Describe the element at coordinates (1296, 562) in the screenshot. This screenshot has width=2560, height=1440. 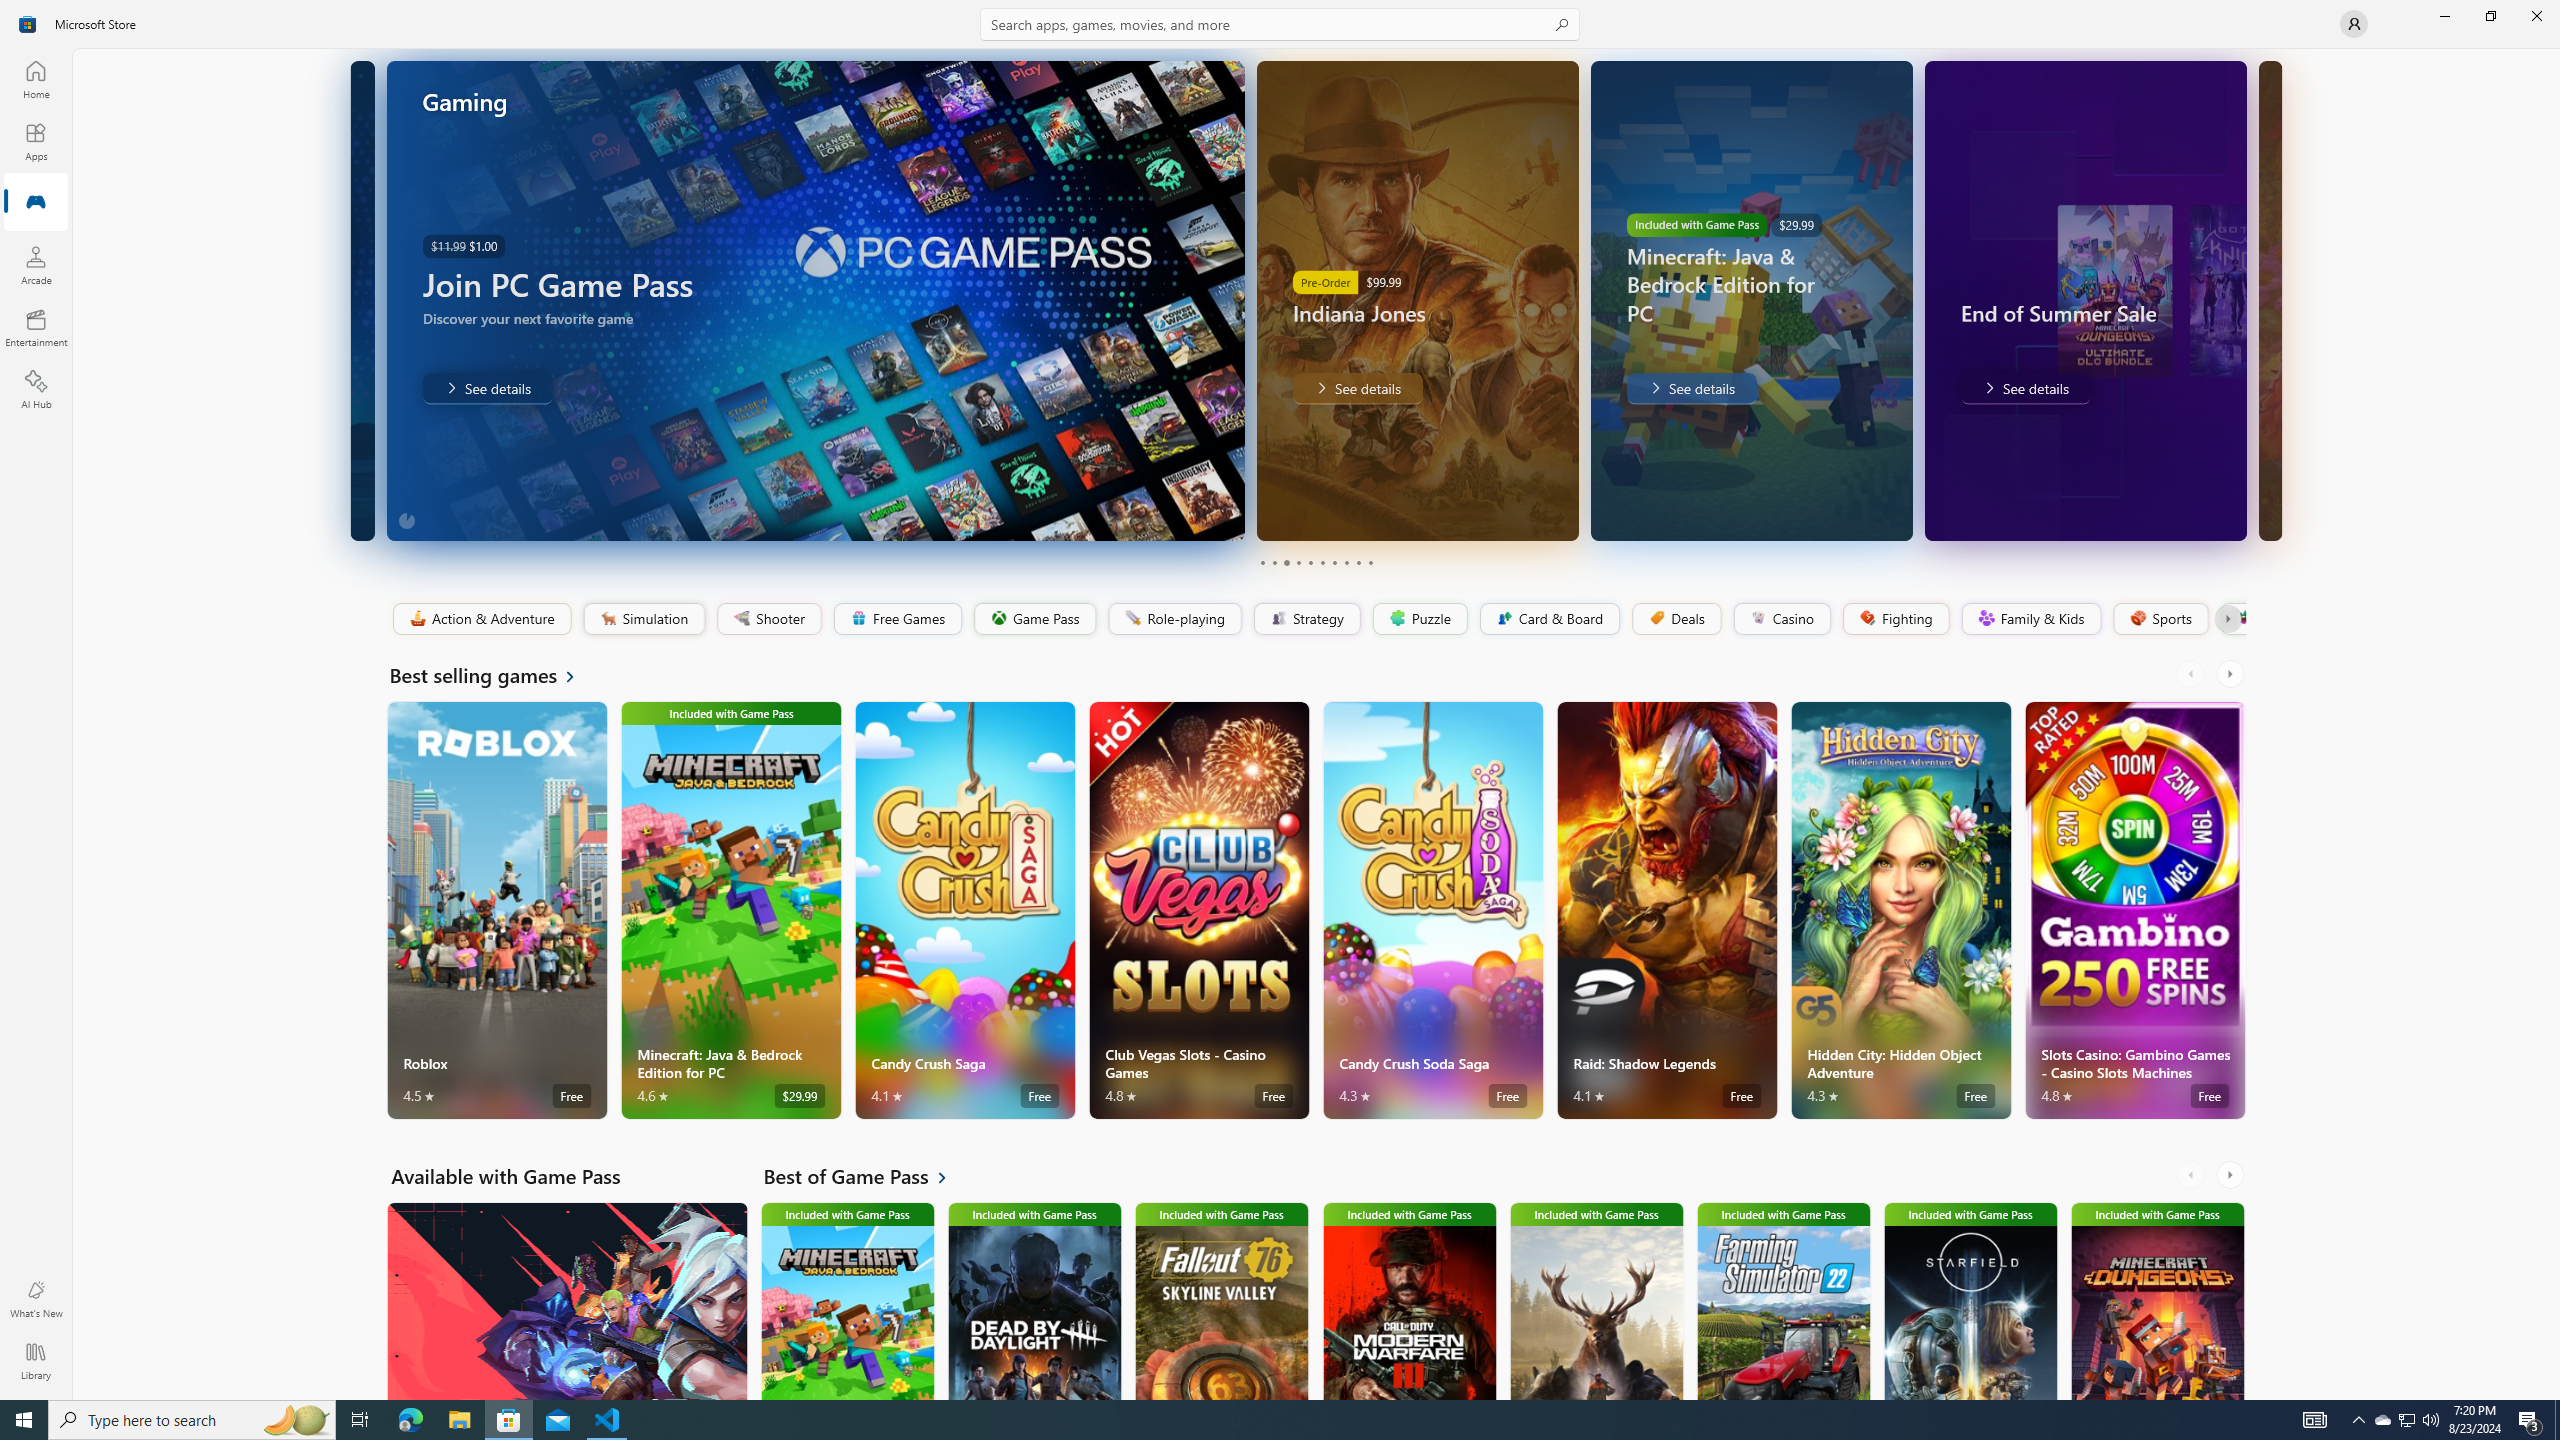
I see `'Page 4'` at that location.